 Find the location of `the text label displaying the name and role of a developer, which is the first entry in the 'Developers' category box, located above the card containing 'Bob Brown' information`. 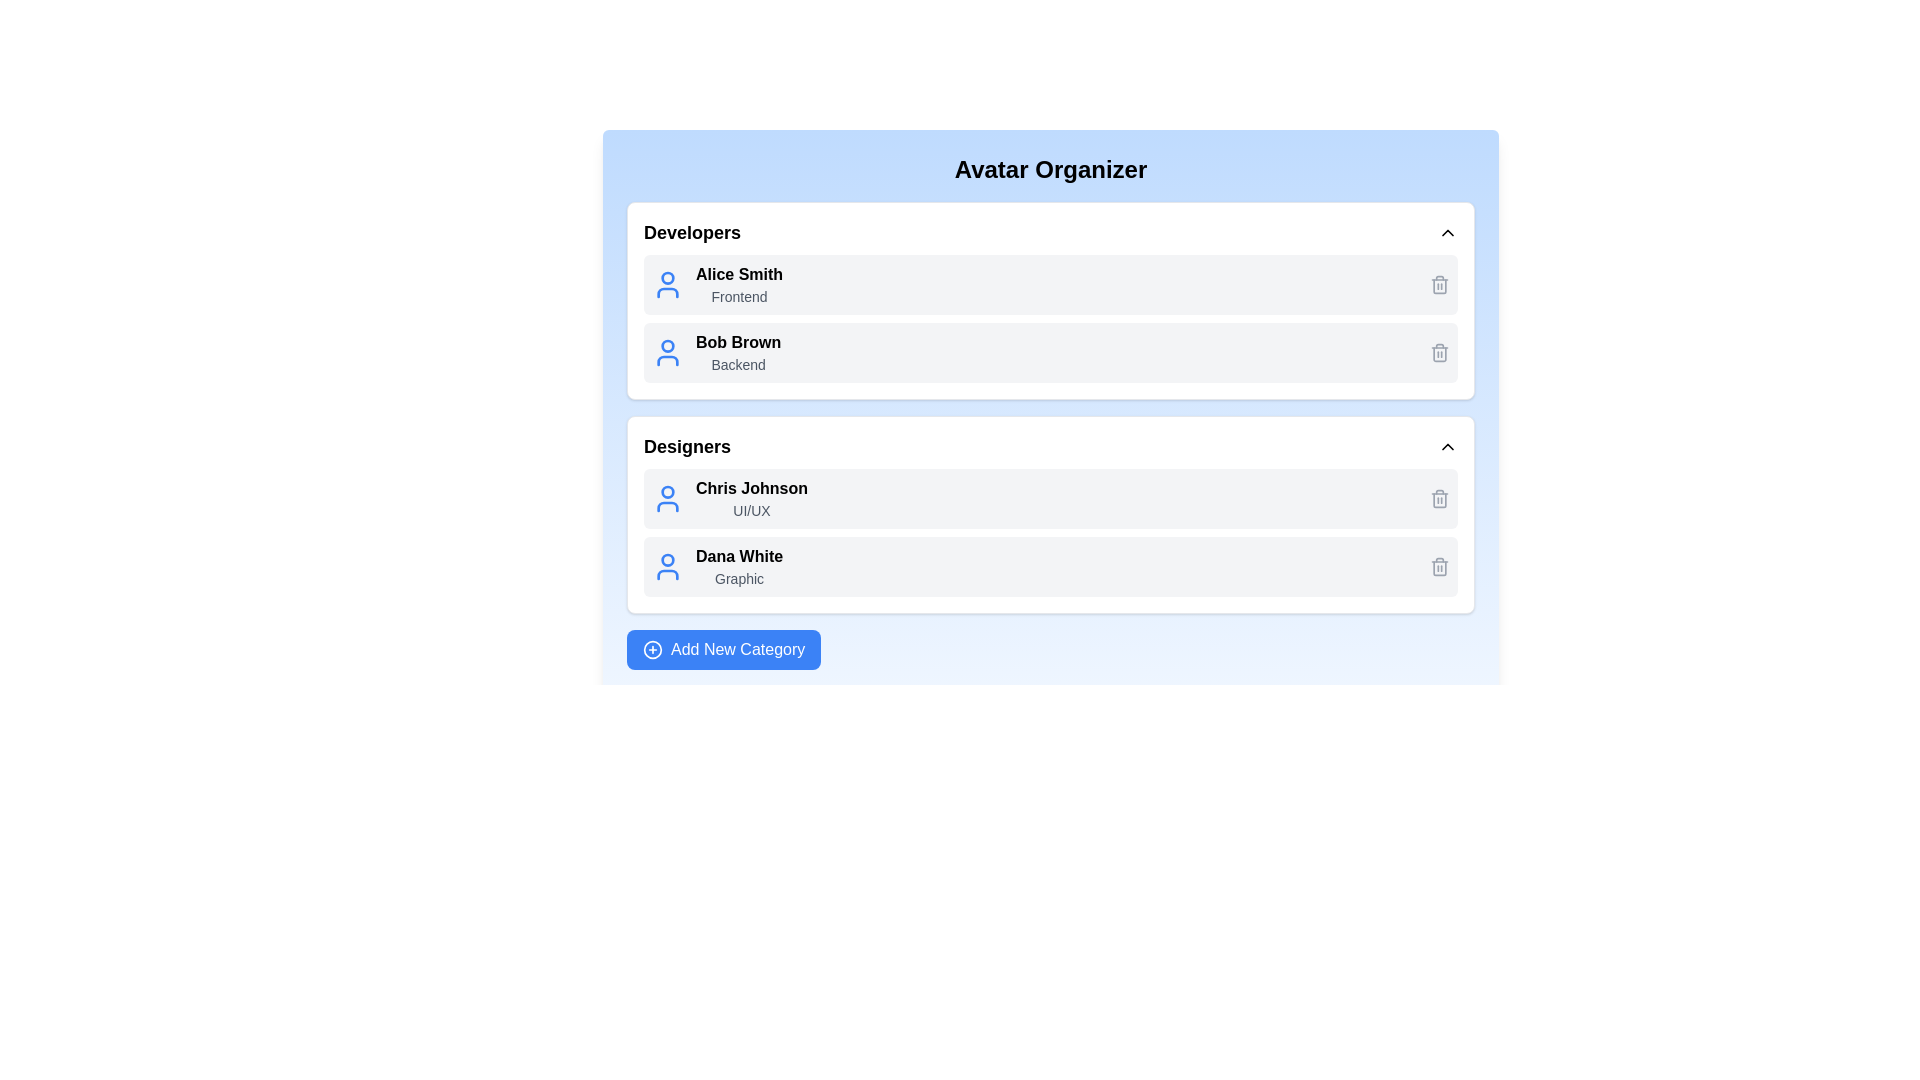

the text label displaying the name and role of a developer, which is the first entry in the 'Developers' category box, located above the card containing 'Bob Brown' information is located at coordinates (738, 285).